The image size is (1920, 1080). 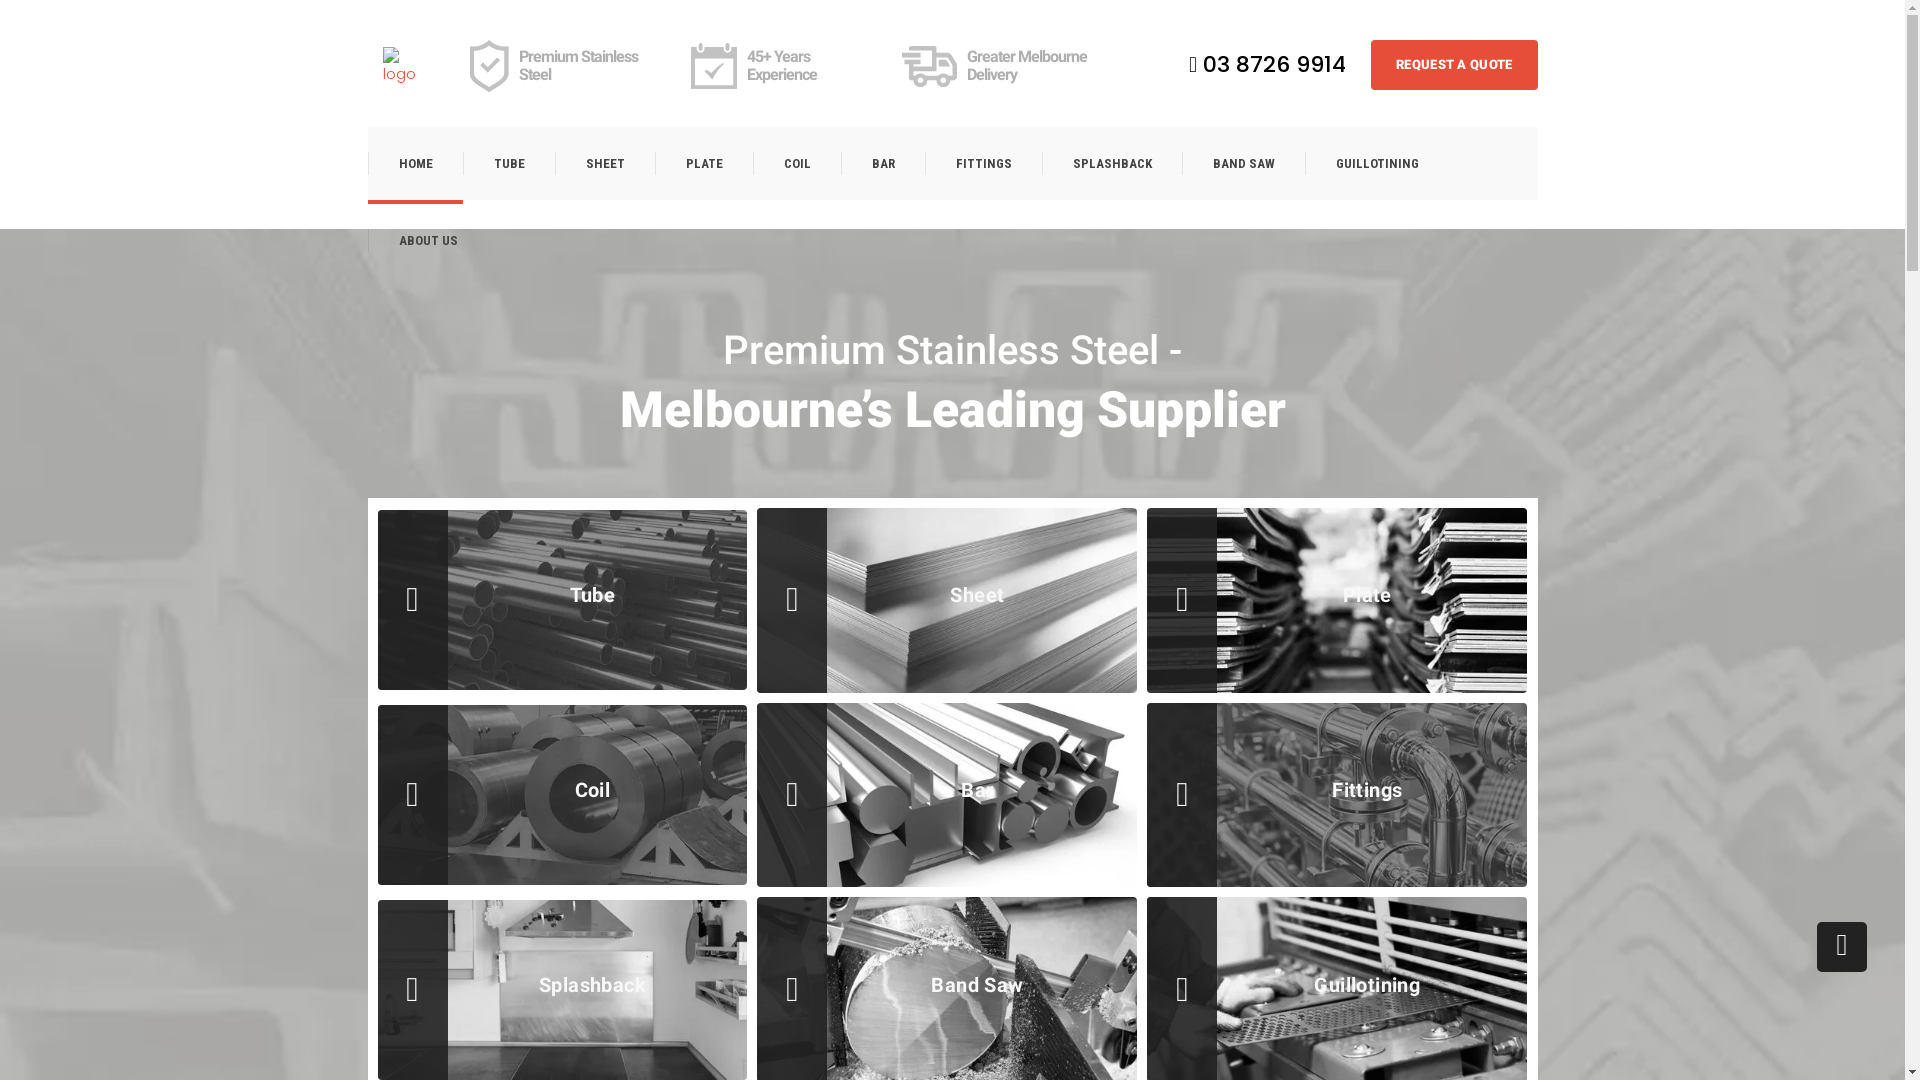 I want to click on 'ABOUT US', so click(x=426, y=239).